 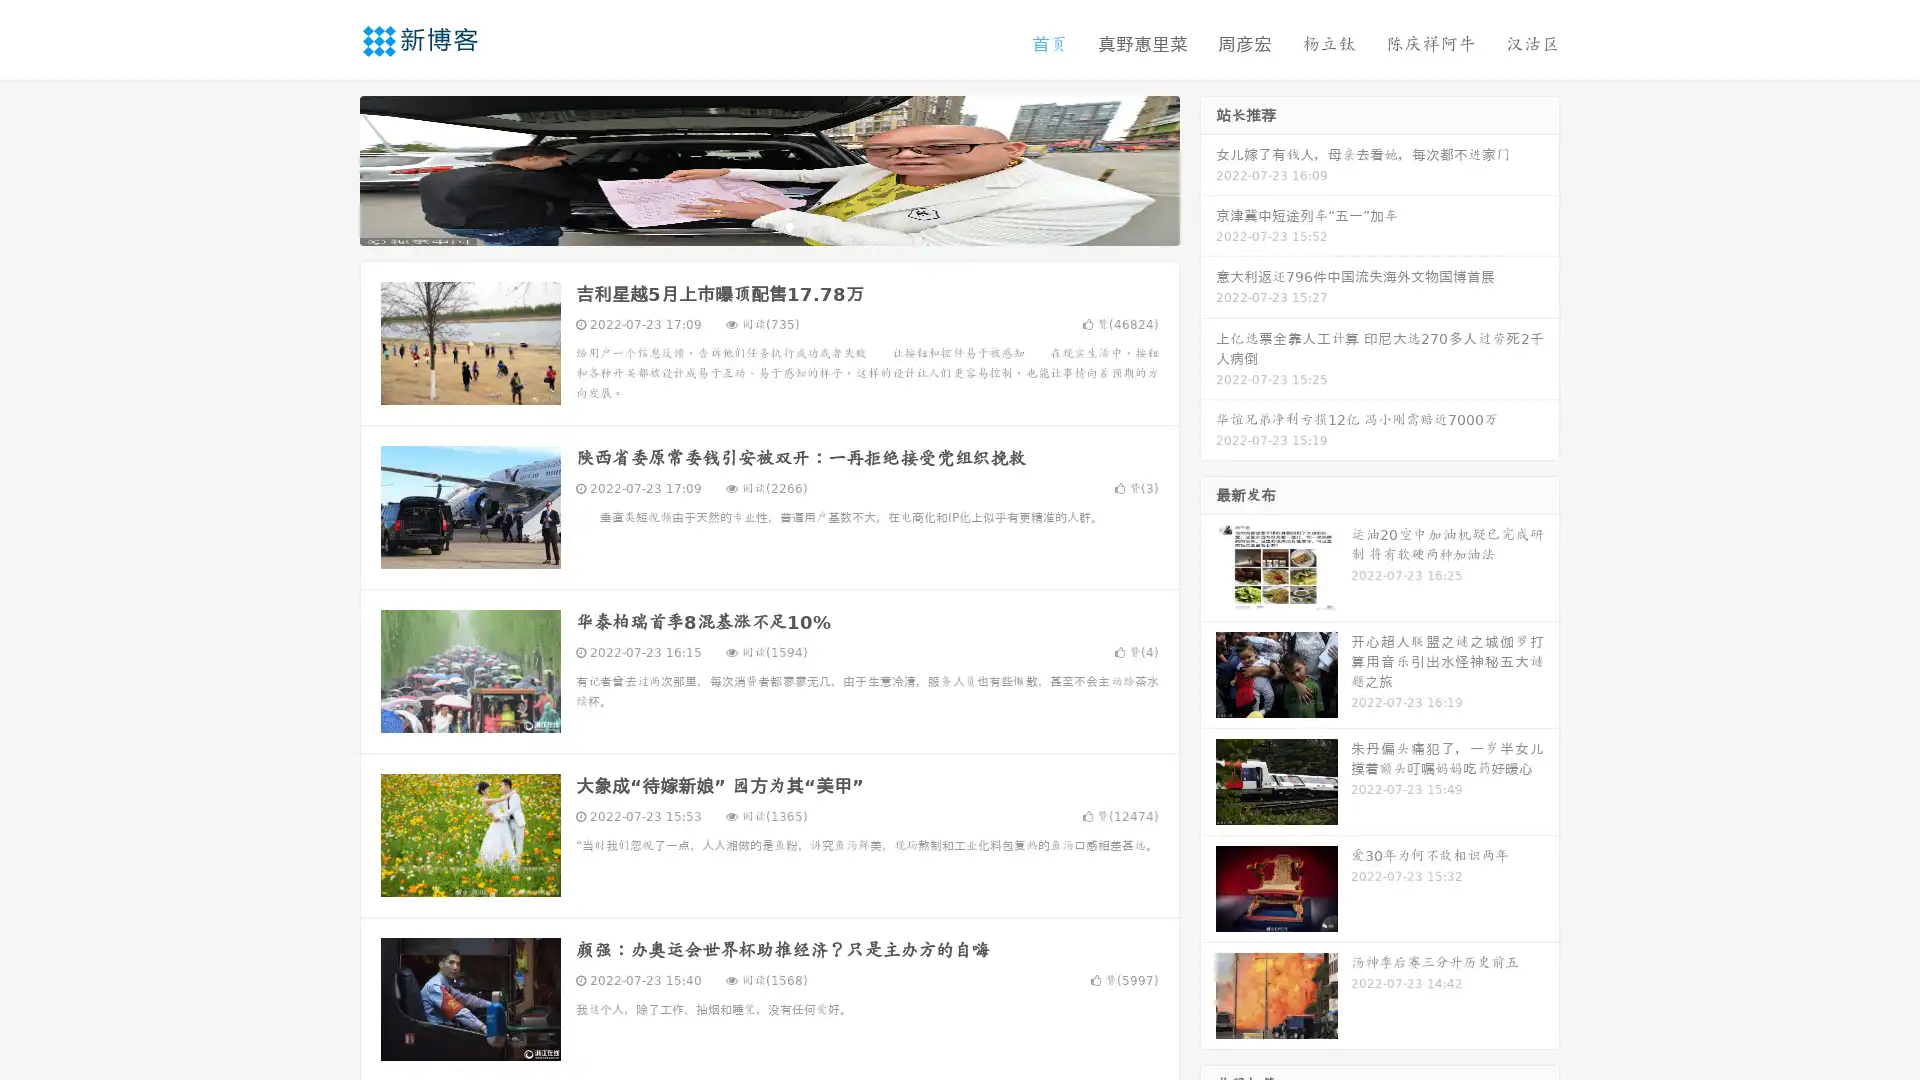 I want to click on Go to slide 3, so click(x=789, y=225).